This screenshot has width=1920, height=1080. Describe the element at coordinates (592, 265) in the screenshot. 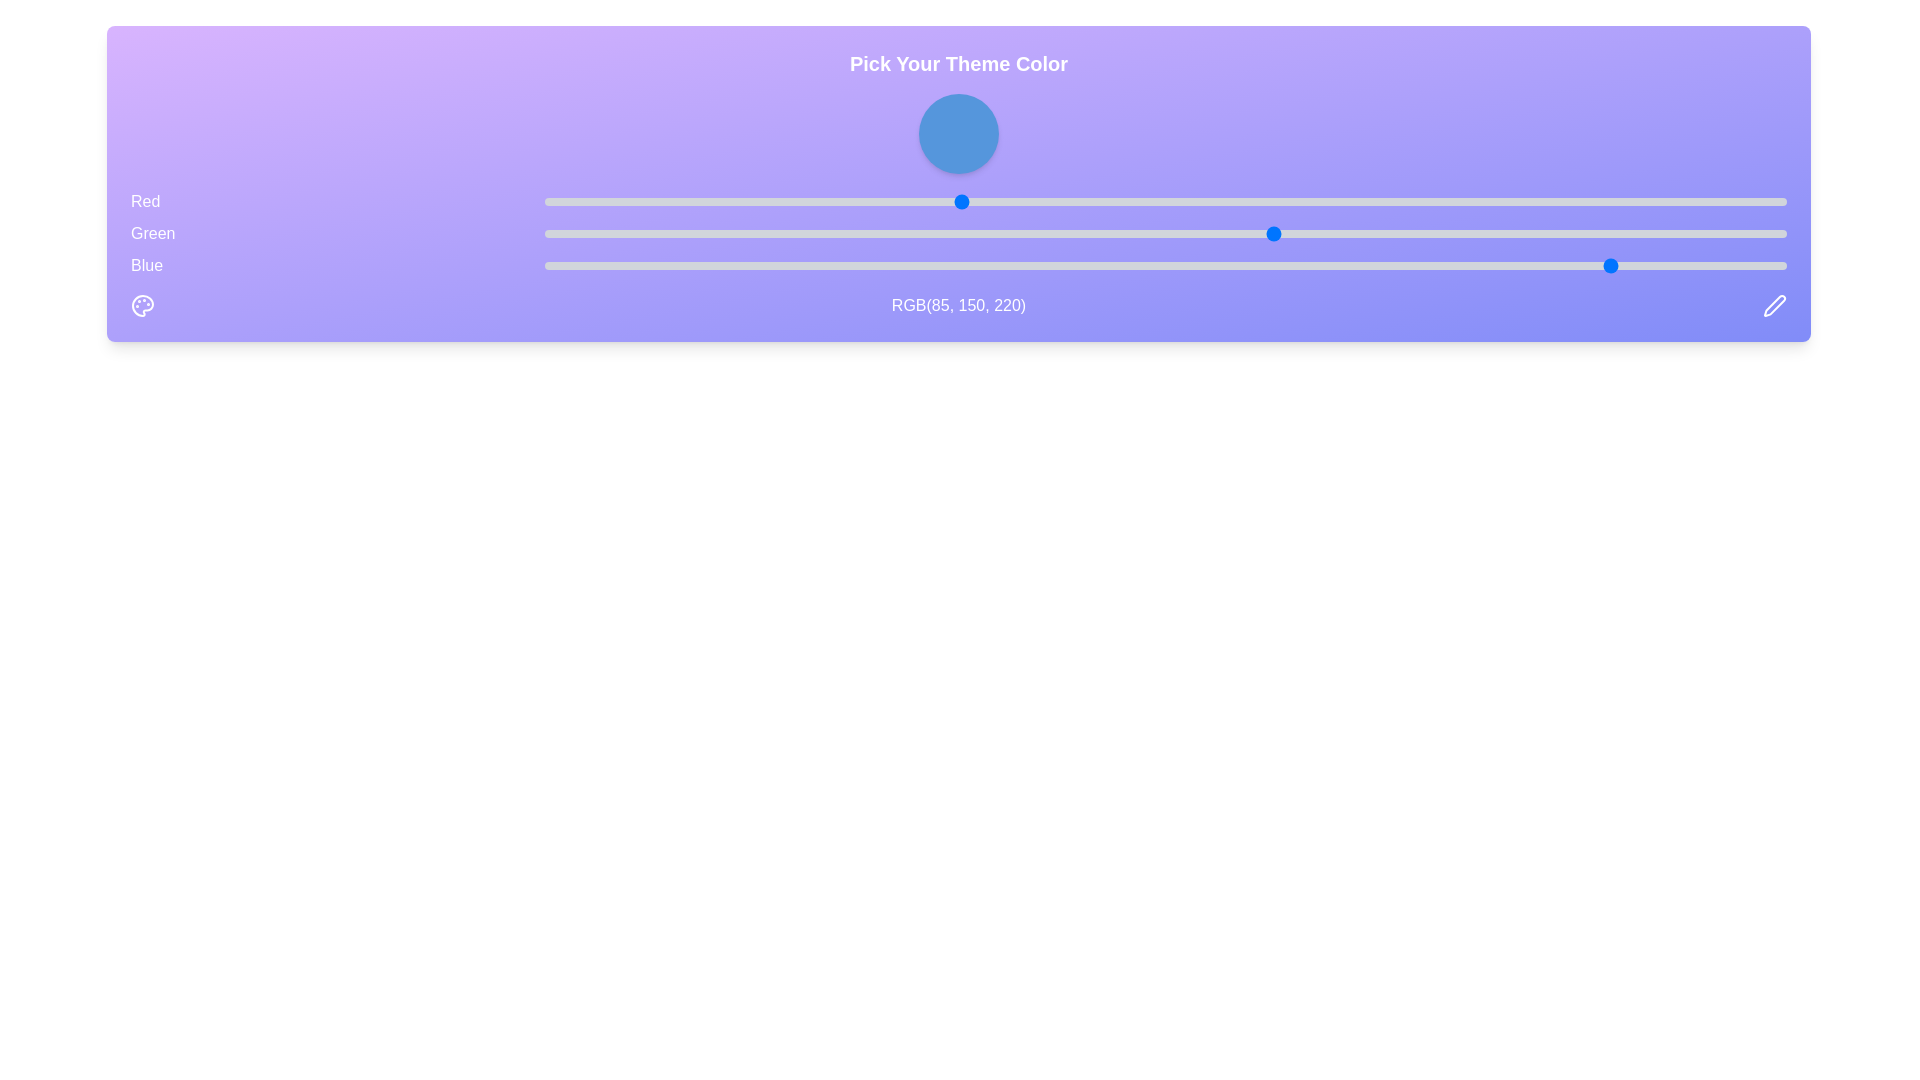

I see `the Blue value` at that location.